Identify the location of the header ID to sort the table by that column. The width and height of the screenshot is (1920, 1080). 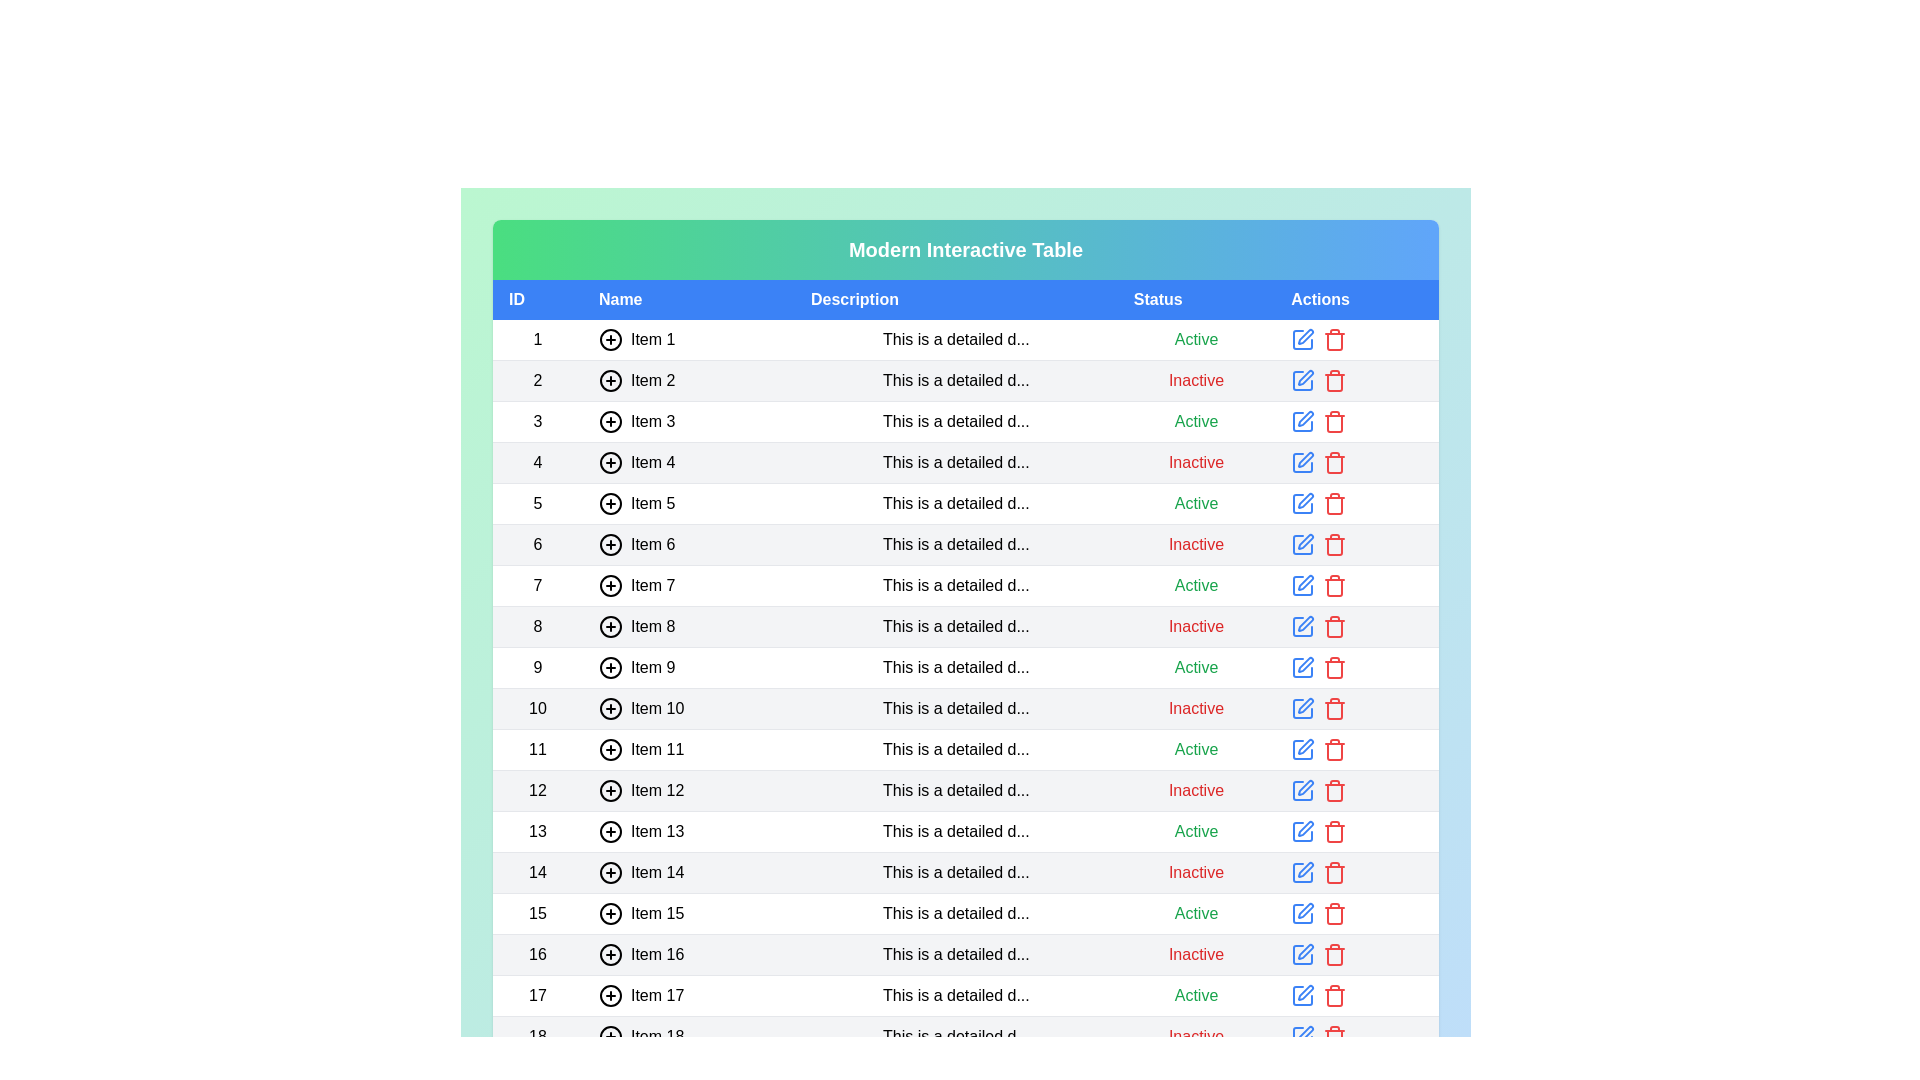
(537, 300).